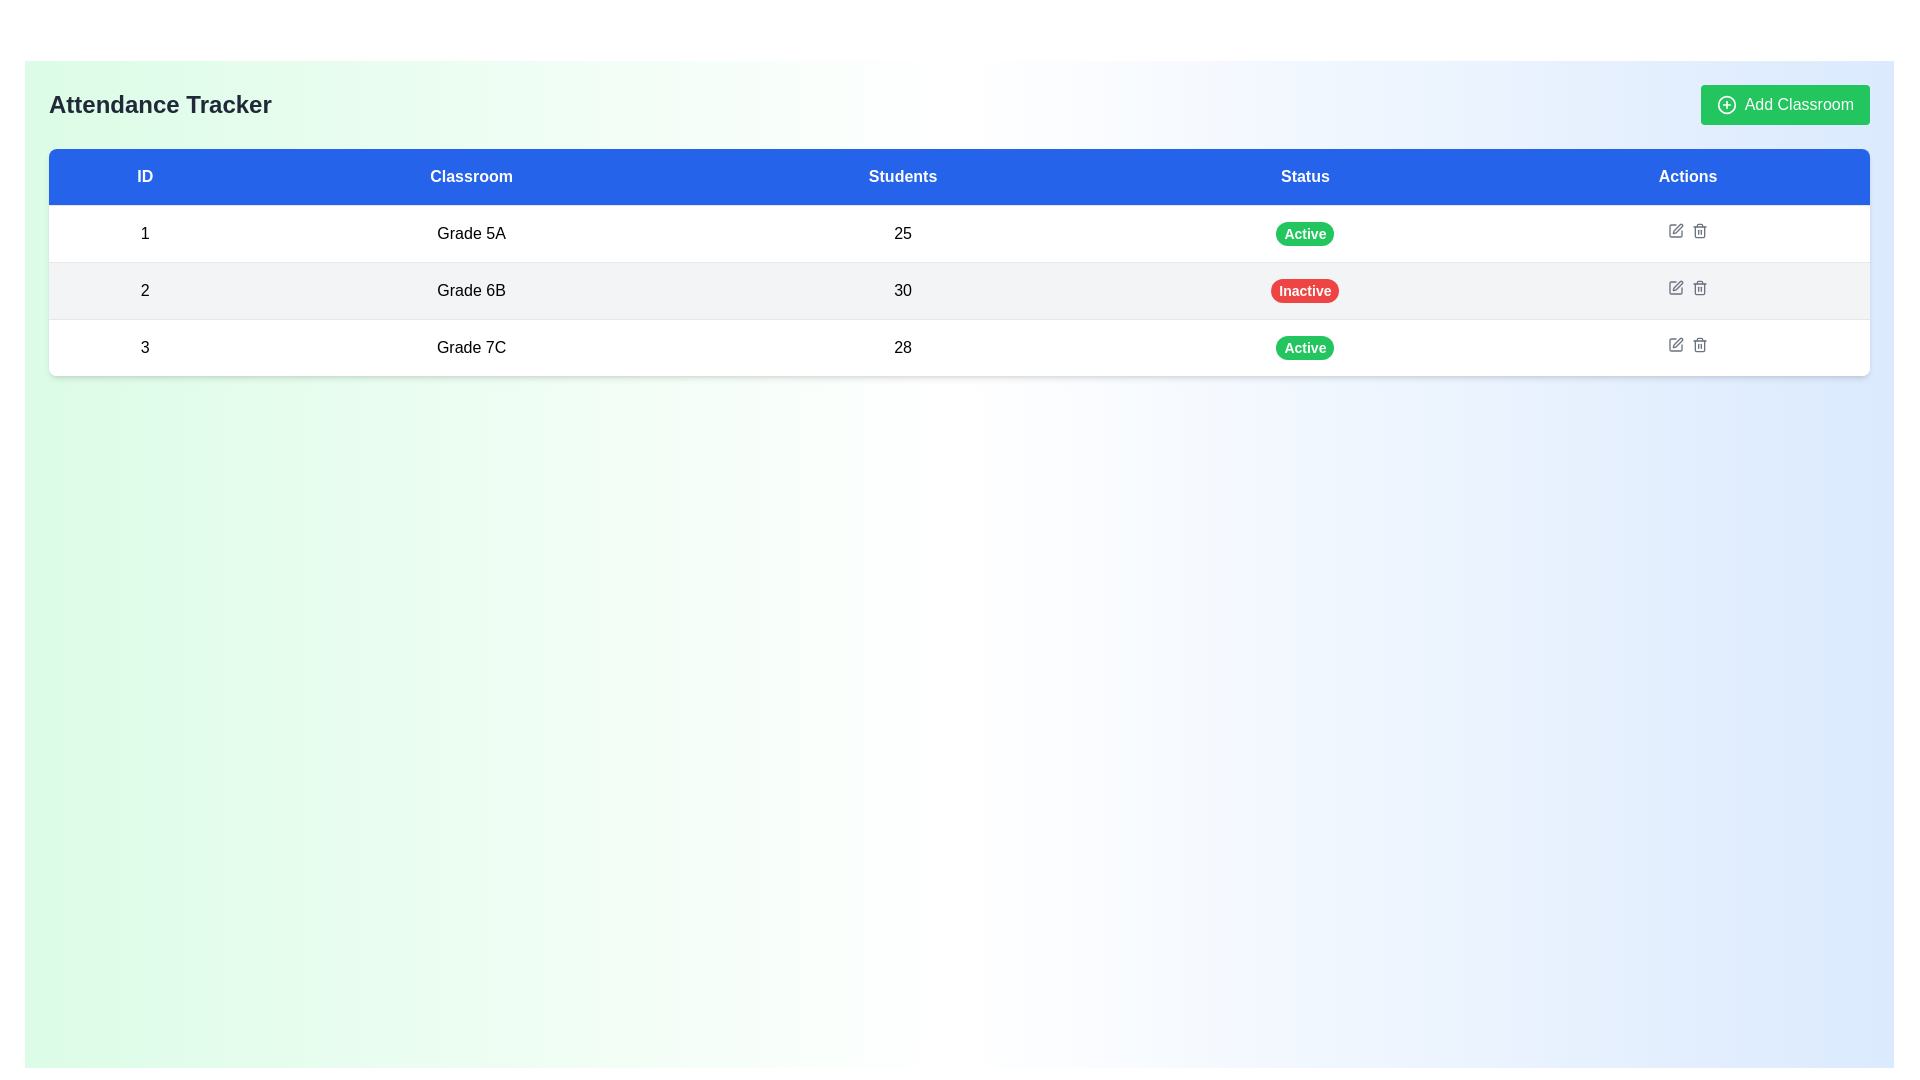 The image size is (1920, 1080). What do you see at coordinates (144, 233) in the screenshot?
I see `the Text element located in the first row and first column of the table under the 'ID' header, which serves as an identifier for the row` at bounding box center [144, 233].